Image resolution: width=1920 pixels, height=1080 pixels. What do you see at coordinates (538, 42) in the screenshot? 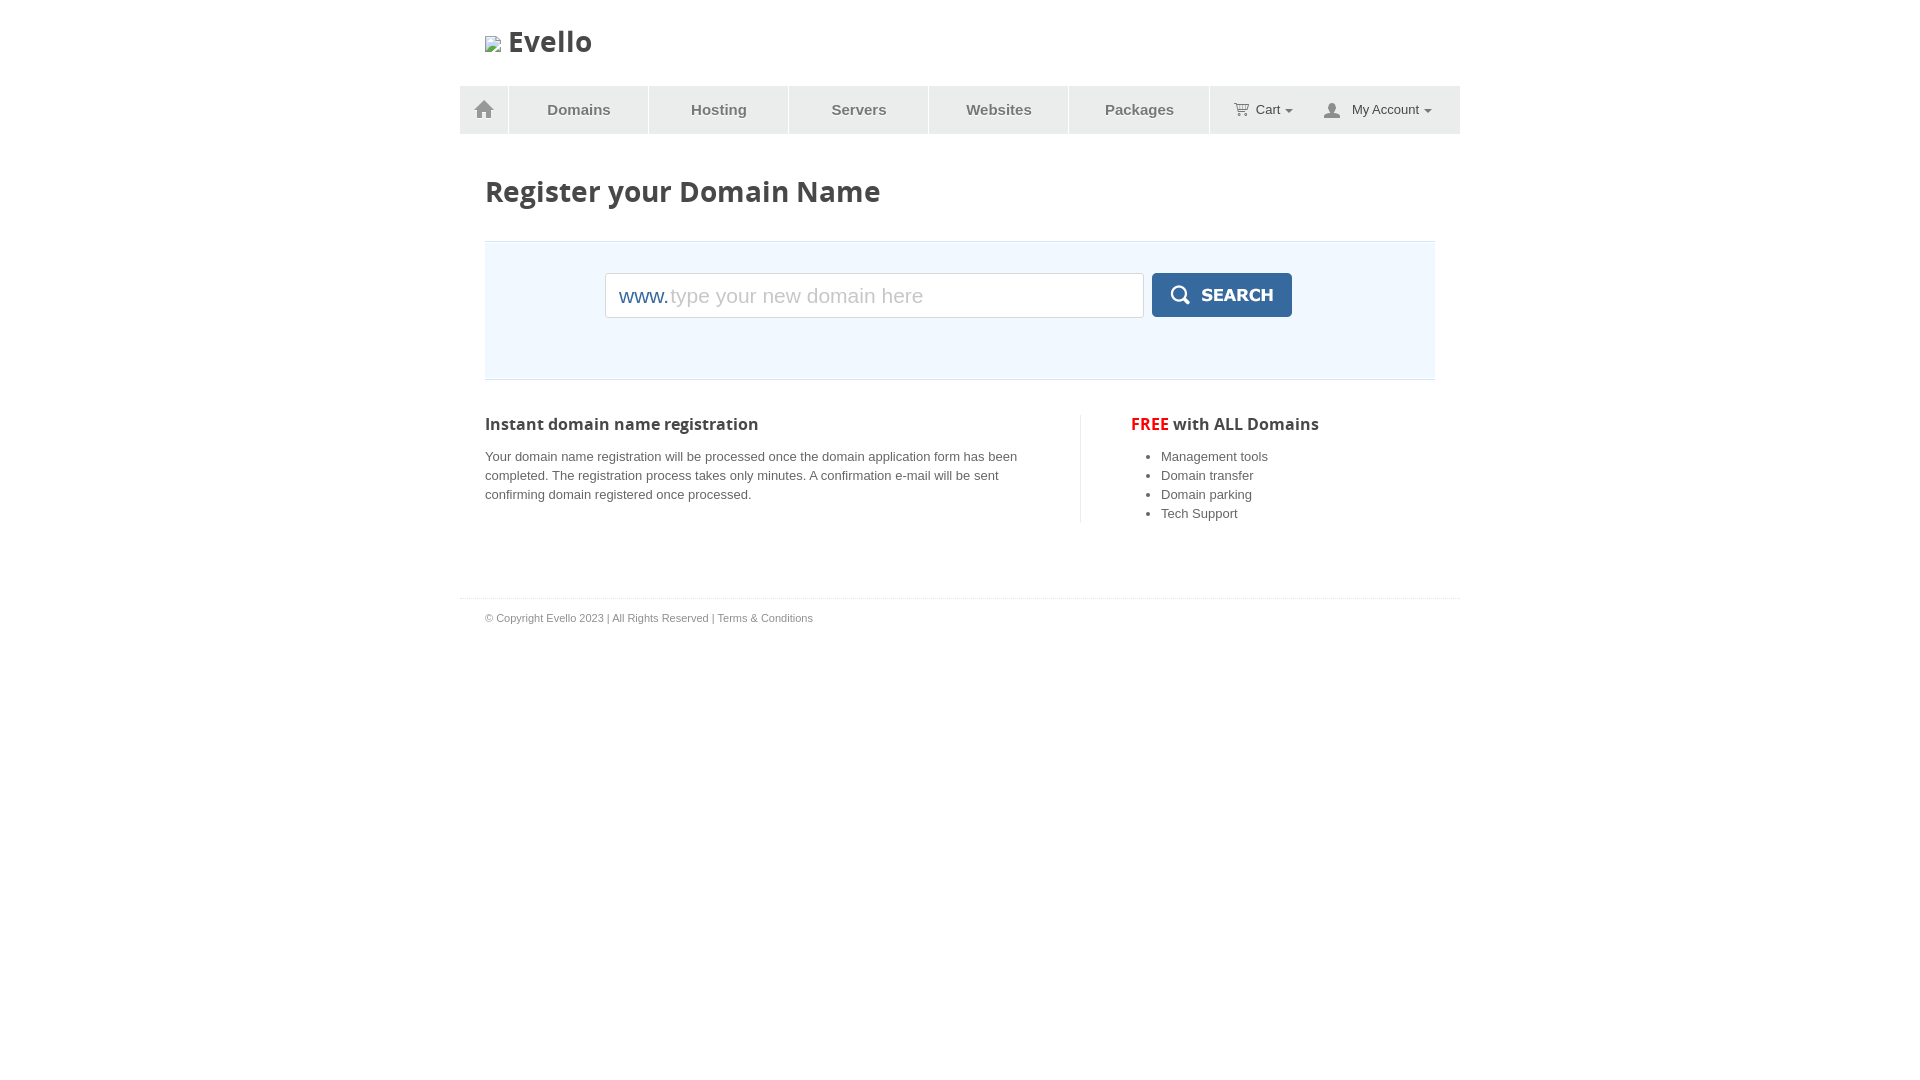
I see `'Evello'` at bounding box center [538, 42].